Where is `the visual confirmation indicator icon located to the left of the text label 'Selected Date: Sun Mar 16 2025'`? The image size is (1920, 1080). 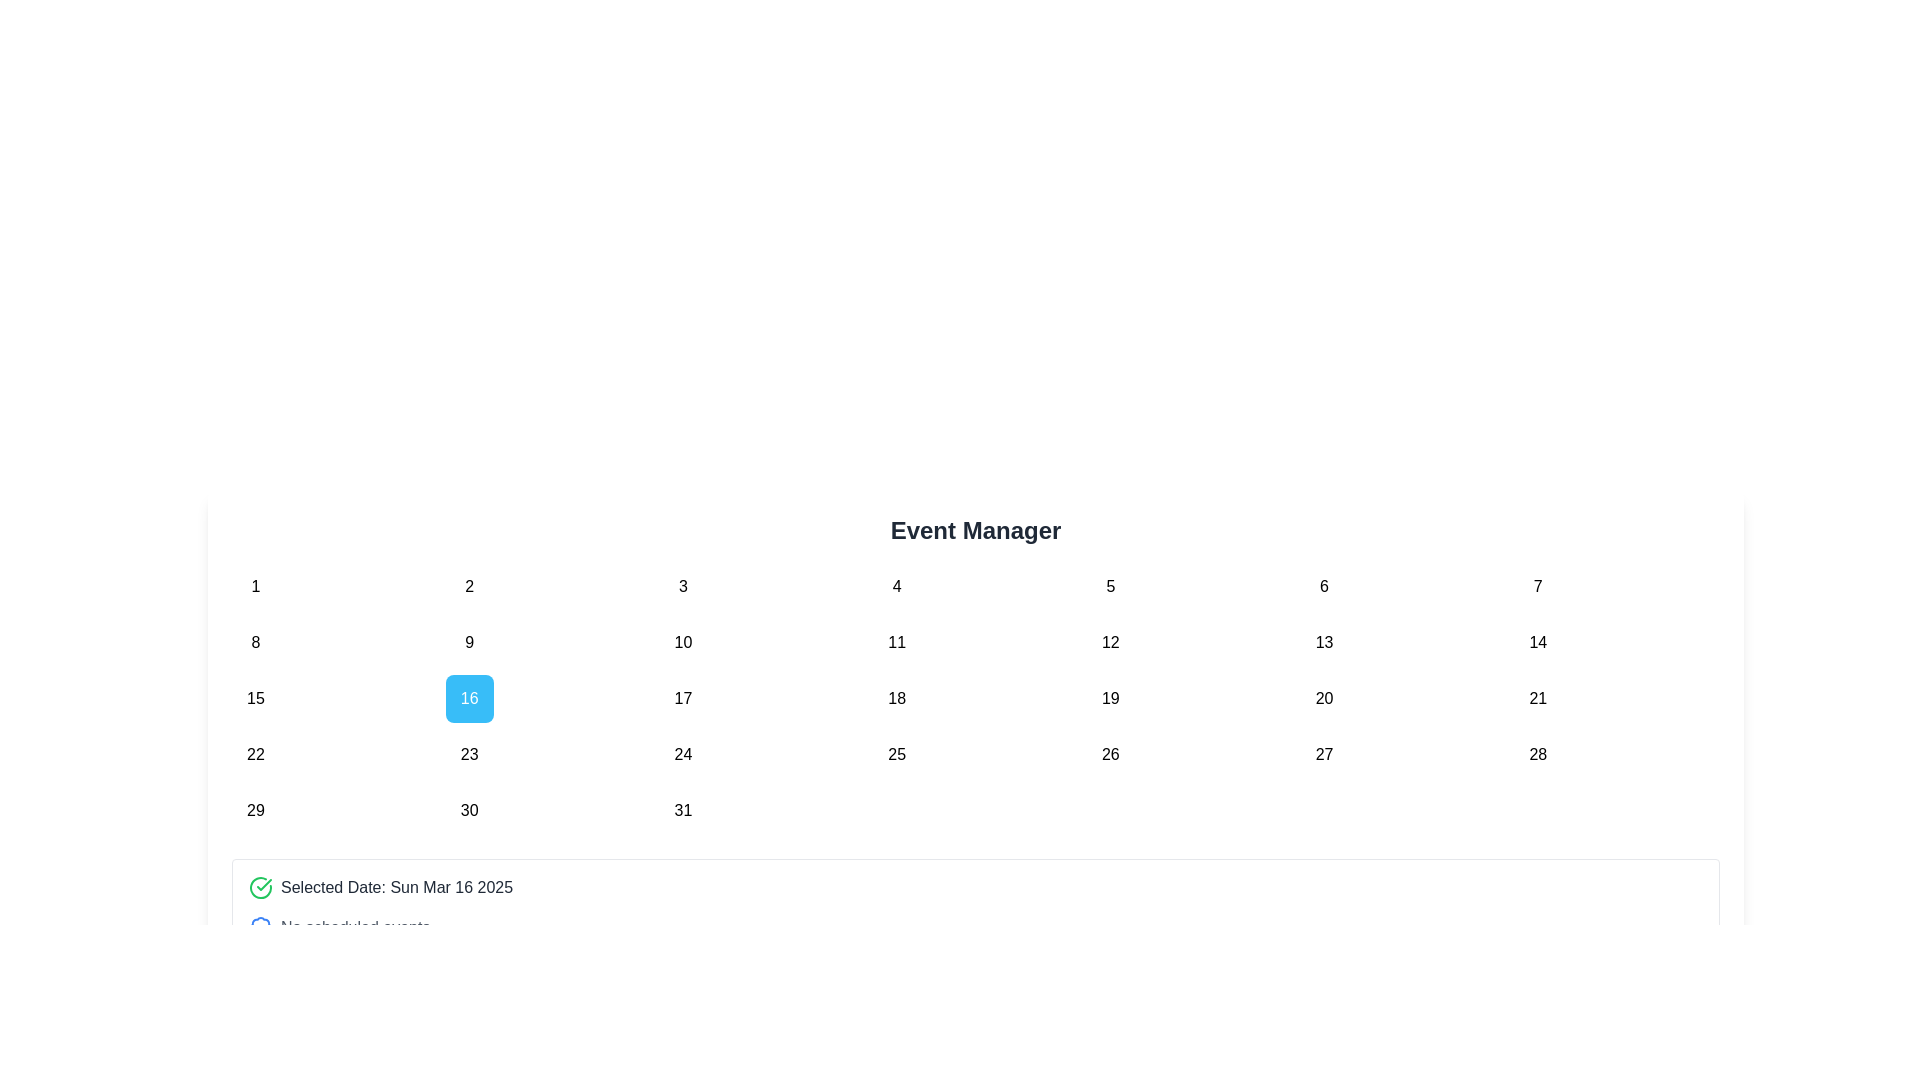 the visual confirmation indicator icon located to the left of the text label 'Selected Date: Sun Mar 16 2025' is located at coordinates (259, 886).